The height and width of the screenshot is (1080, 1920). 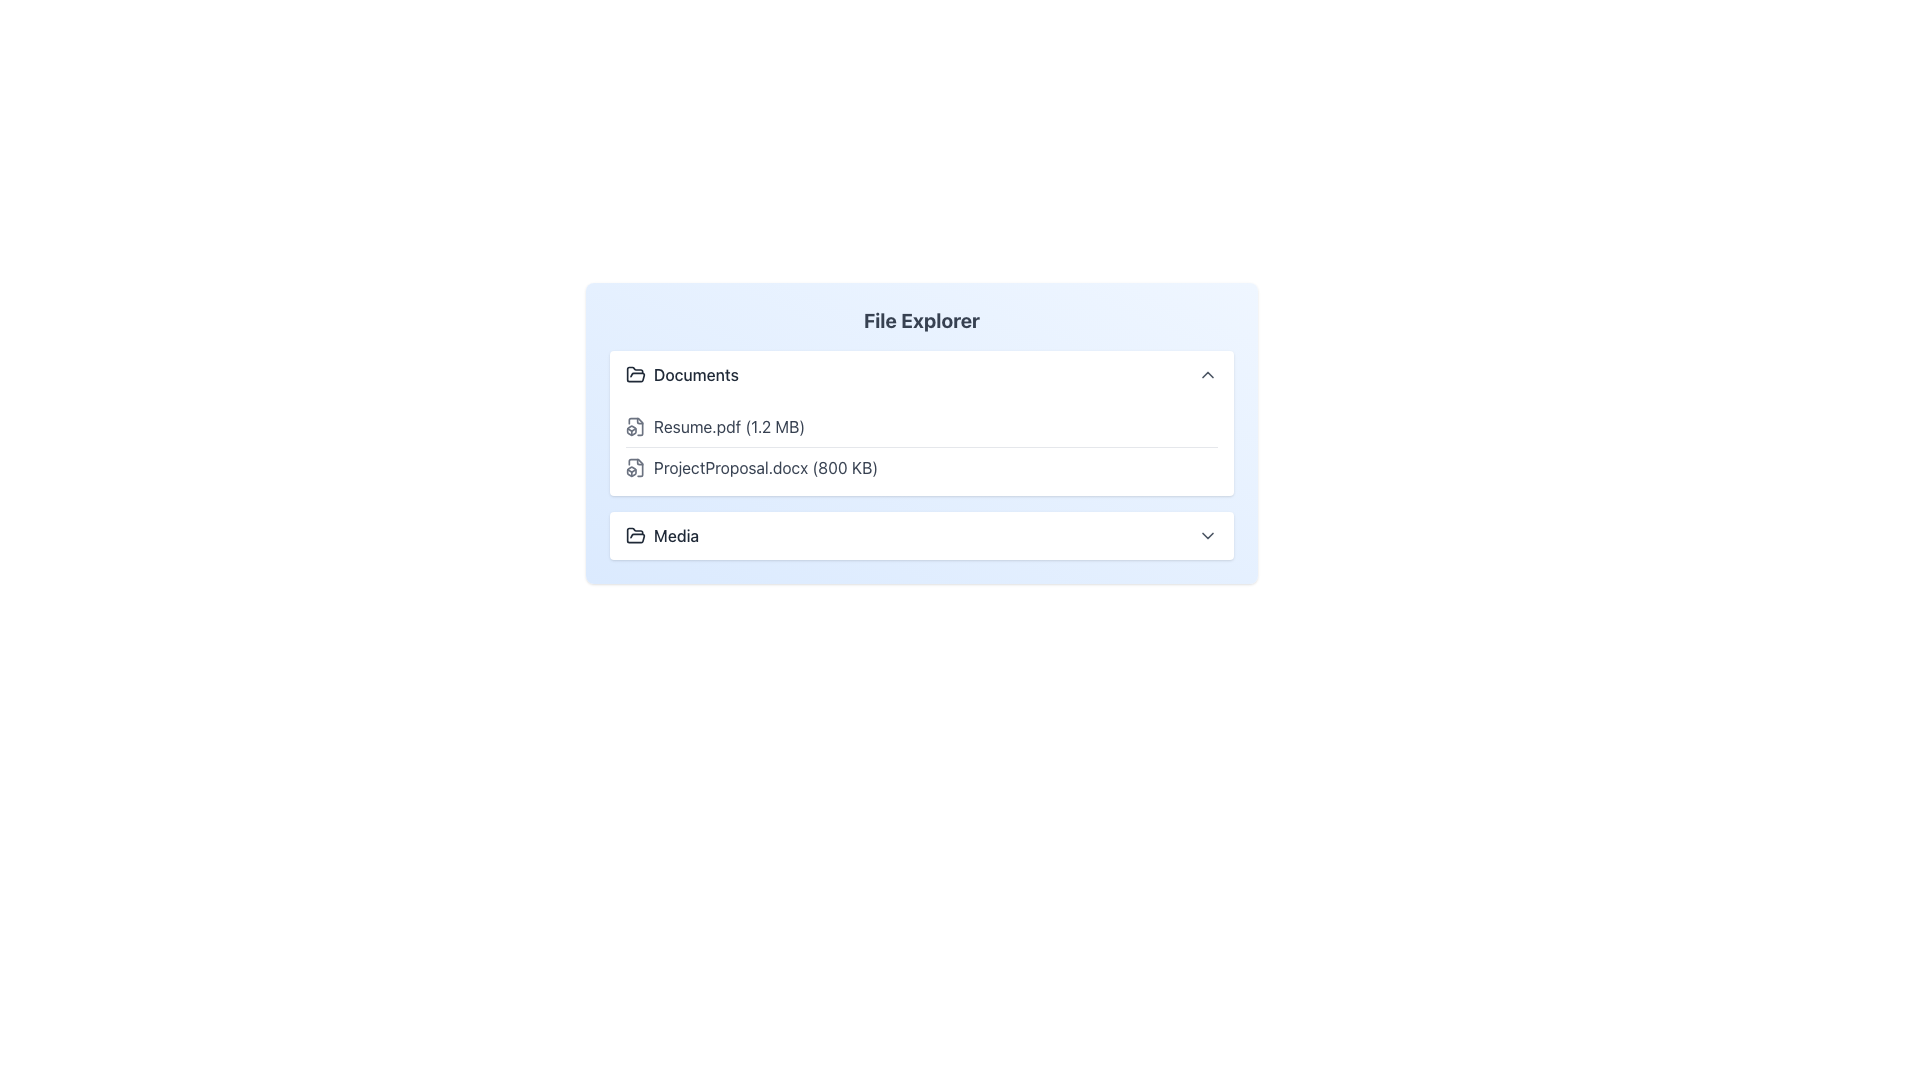 What do you see at coordinates (682, 374) in the screenshot?
I see `the 'Documents' label with an open folder icon in the 'File Explorer'` at bounding box center [682, 374].